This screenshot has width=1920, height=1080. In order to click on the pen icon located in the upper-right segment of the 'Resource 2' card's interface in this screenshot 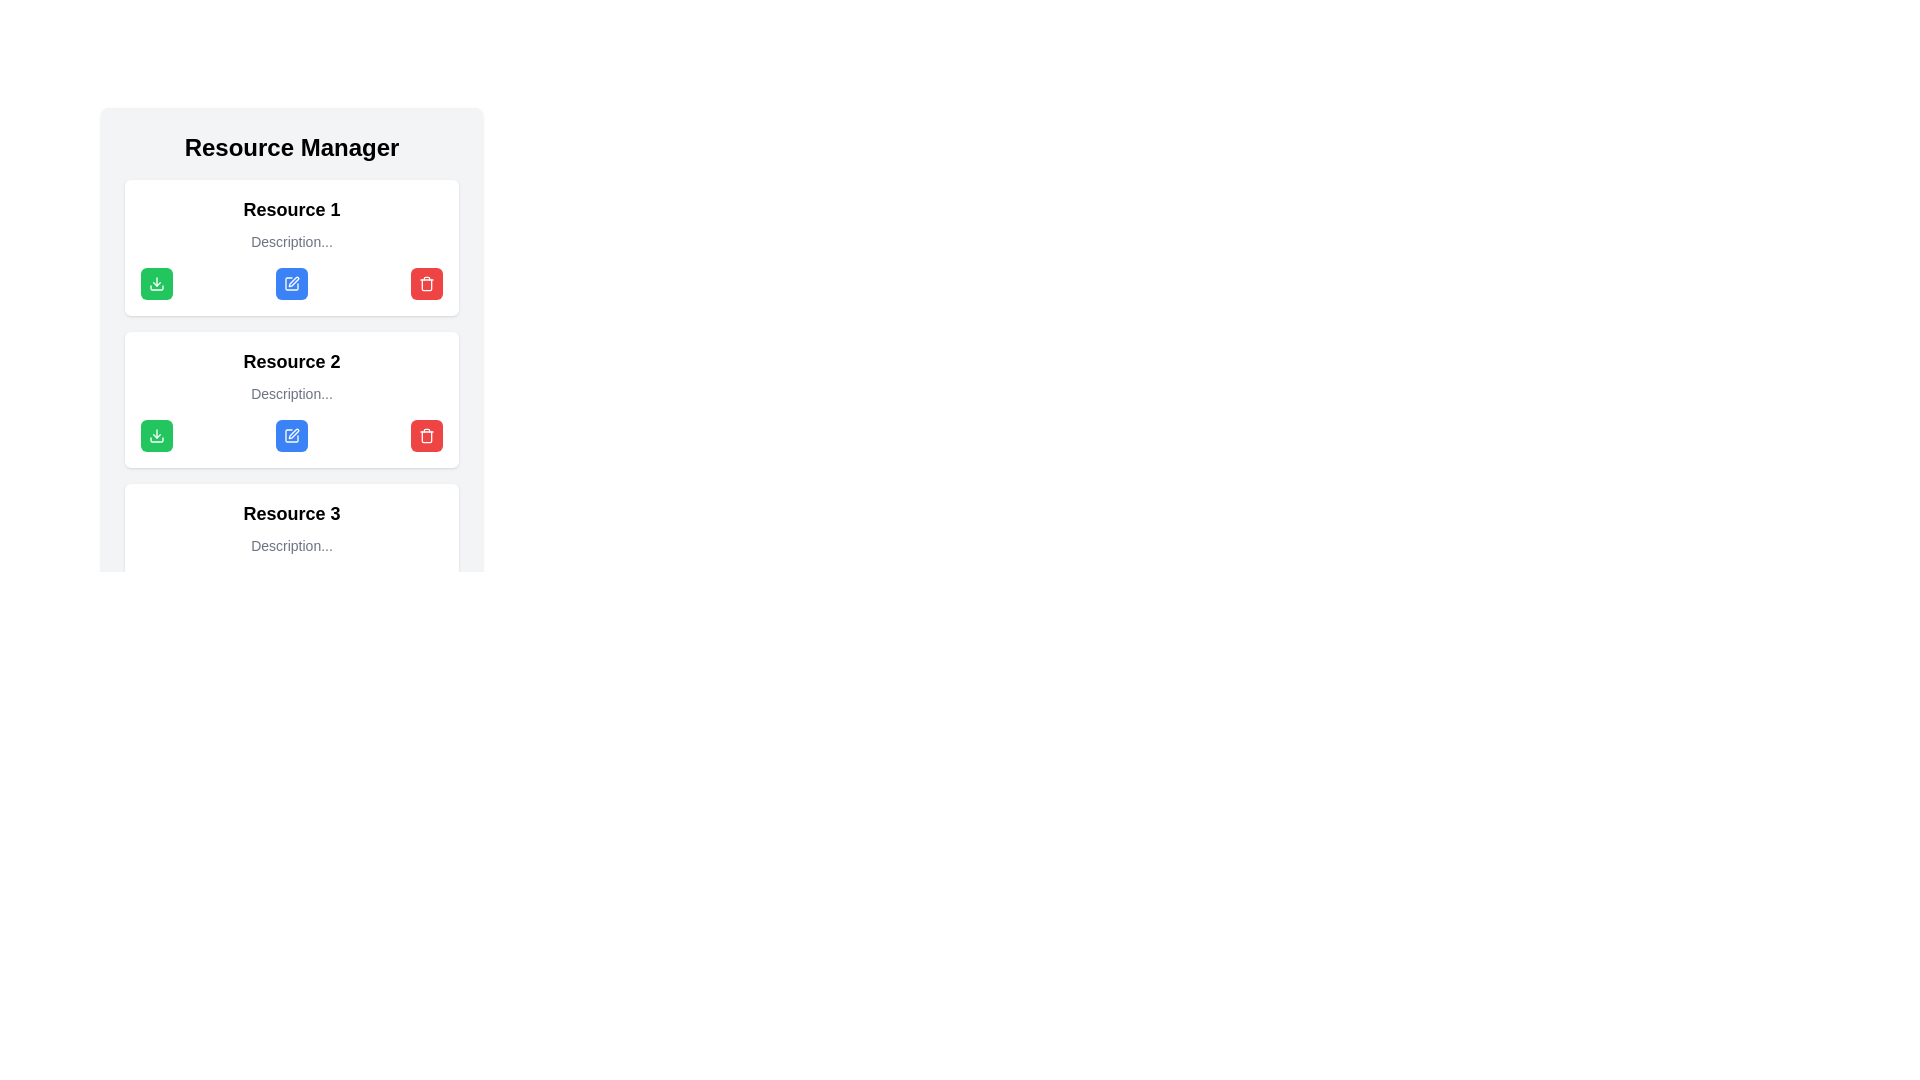, I will do `click(292, 433)`.